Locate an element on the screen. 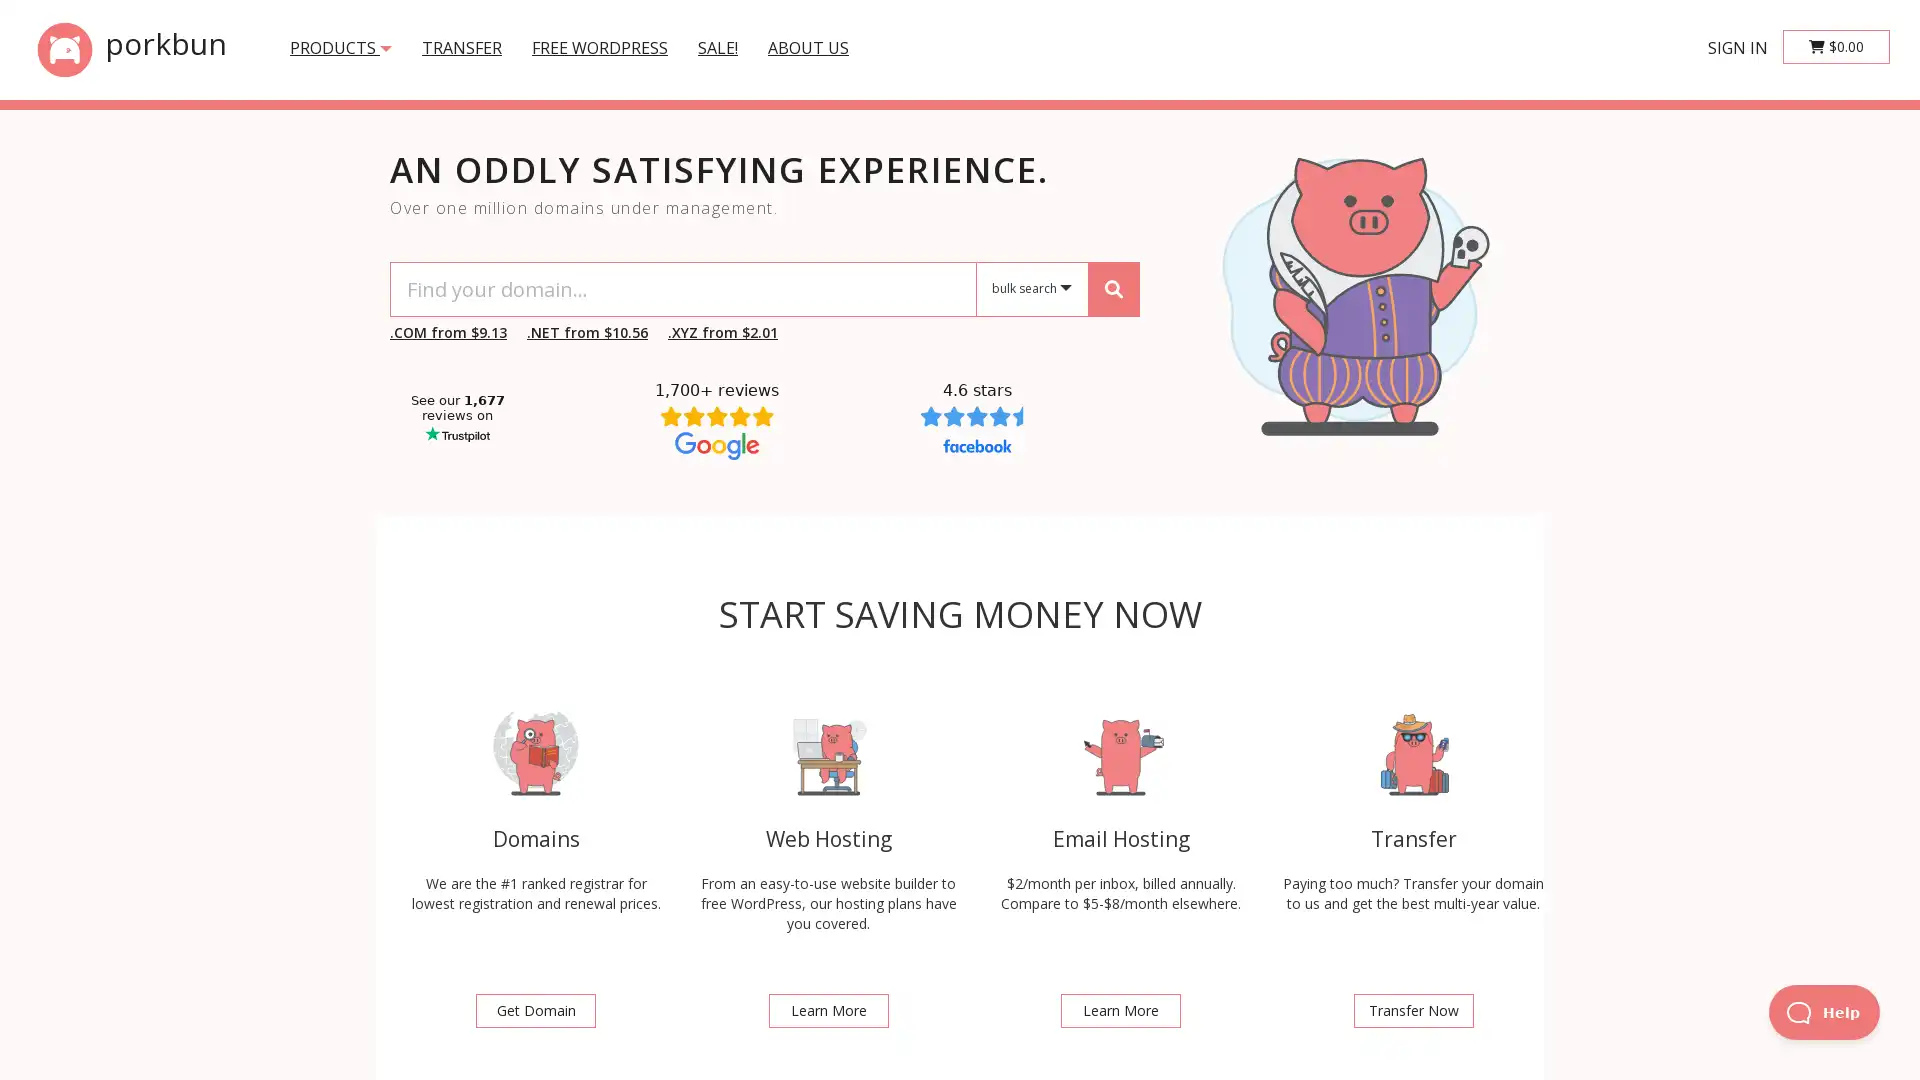 This screenshot has width=1920, height=1080. open bulk search is located at coordinates (1032, 289).